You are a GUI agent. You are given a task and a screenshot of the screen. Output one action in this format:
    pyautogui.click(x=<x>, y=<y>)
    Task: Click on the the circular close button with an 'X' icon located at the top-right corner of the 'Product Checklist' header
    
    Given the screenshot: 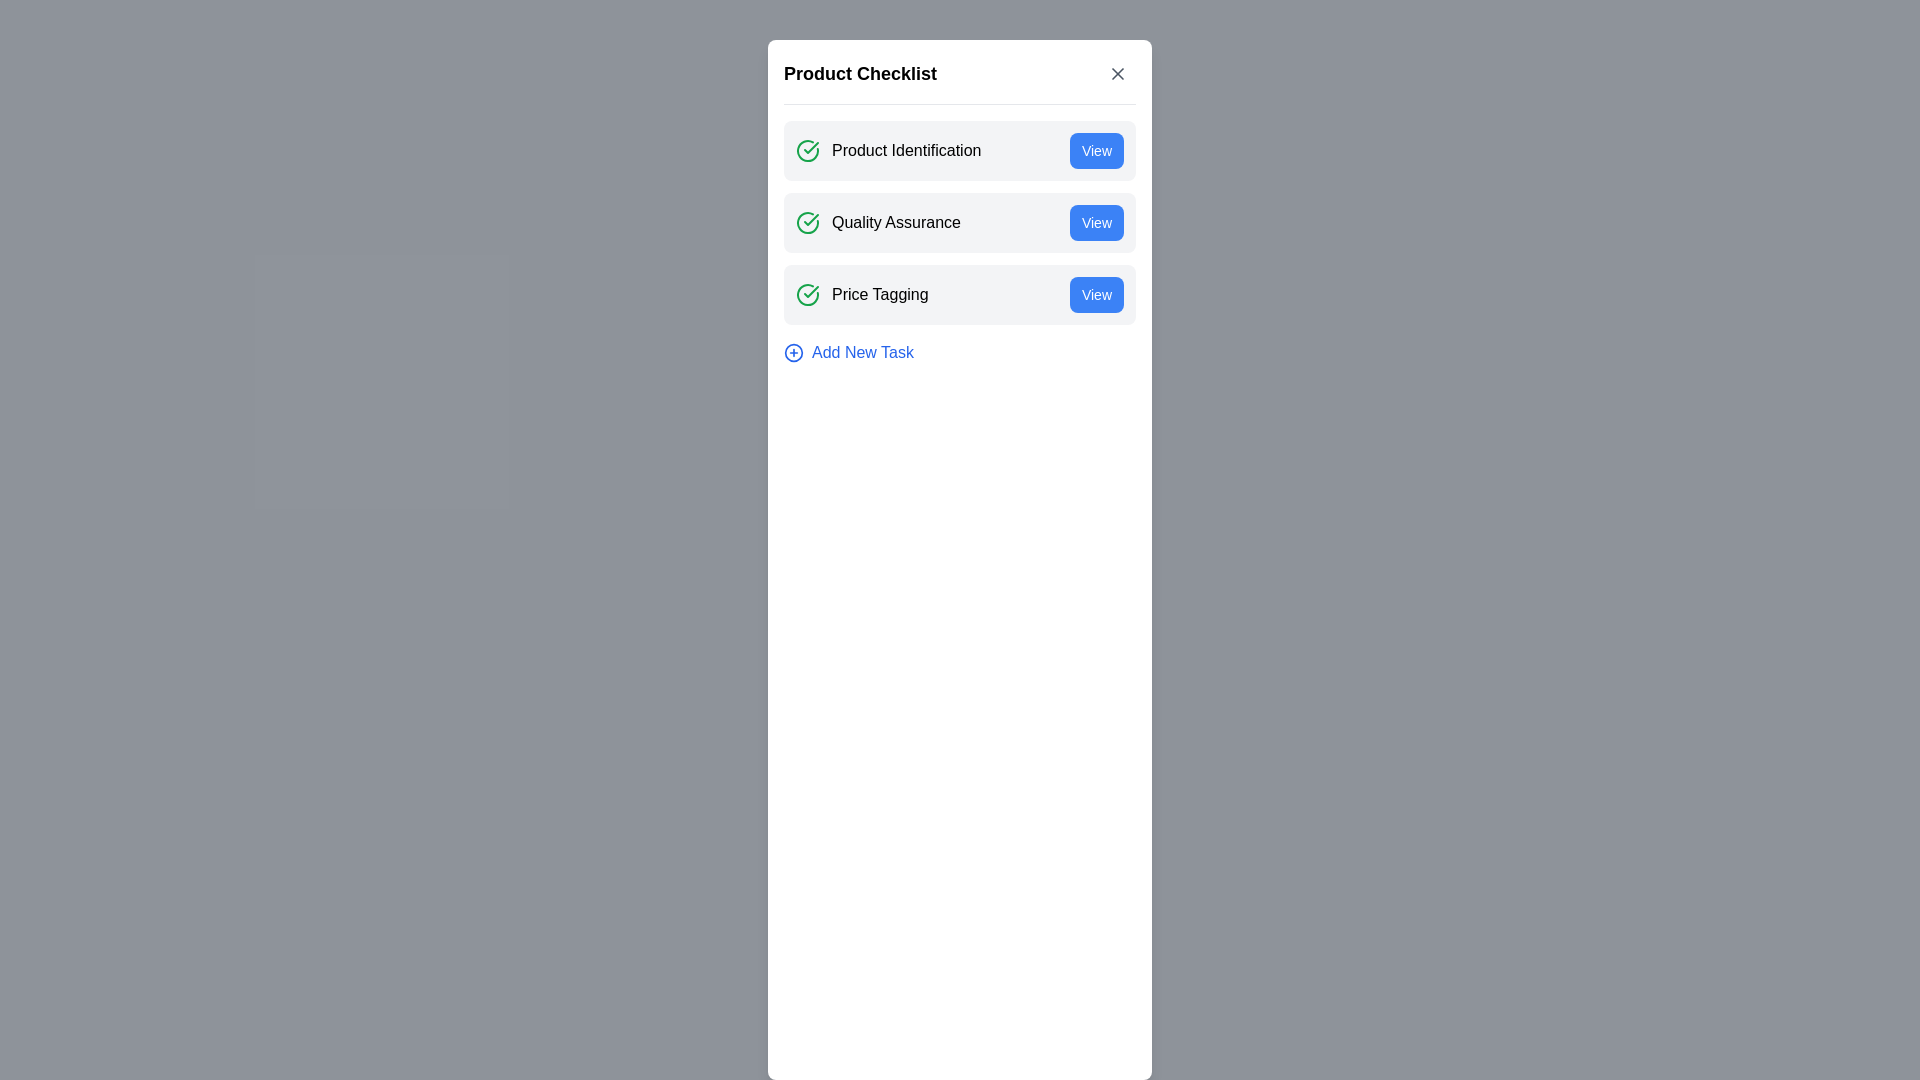 What is the action you would take?
    pyautogui.click(x=1117, y=72)
    